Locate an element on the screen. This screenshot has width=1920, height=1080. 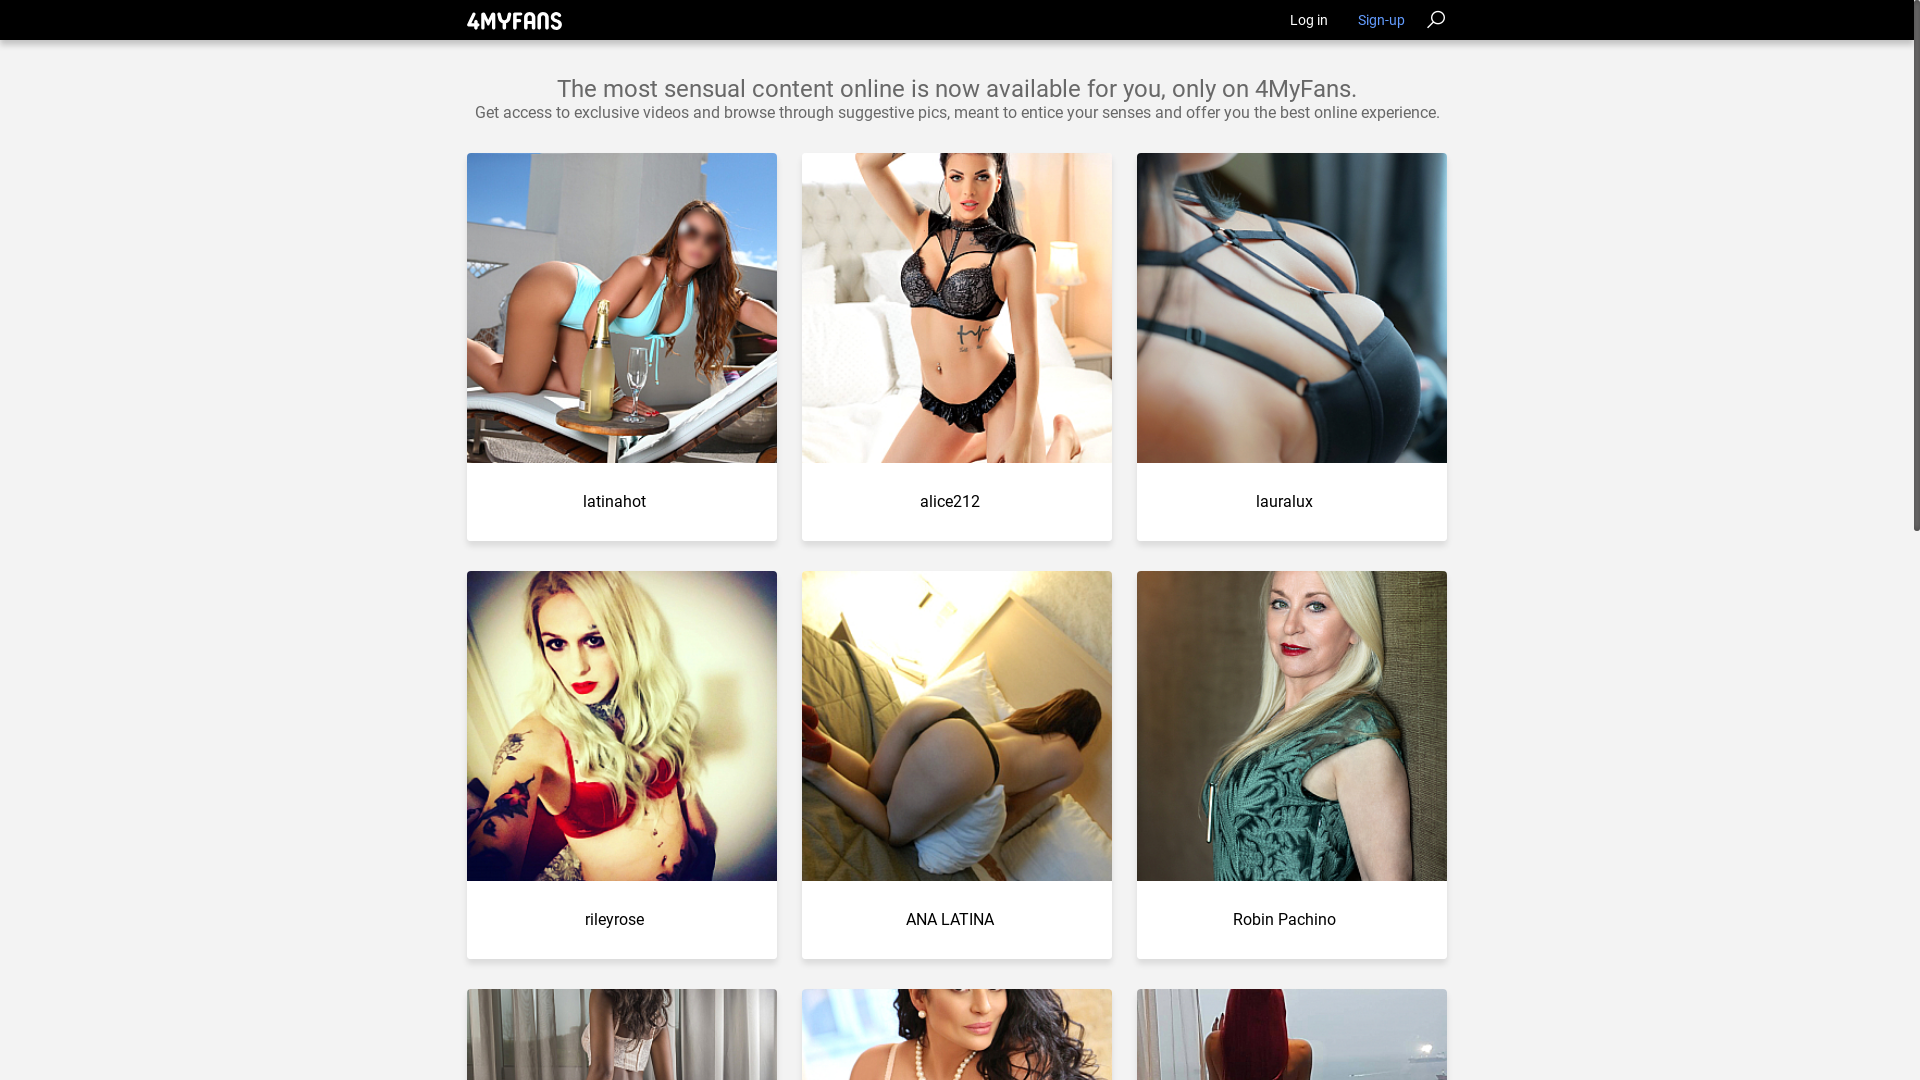
'ANA LATINA' is located at coordinates (949, 919).